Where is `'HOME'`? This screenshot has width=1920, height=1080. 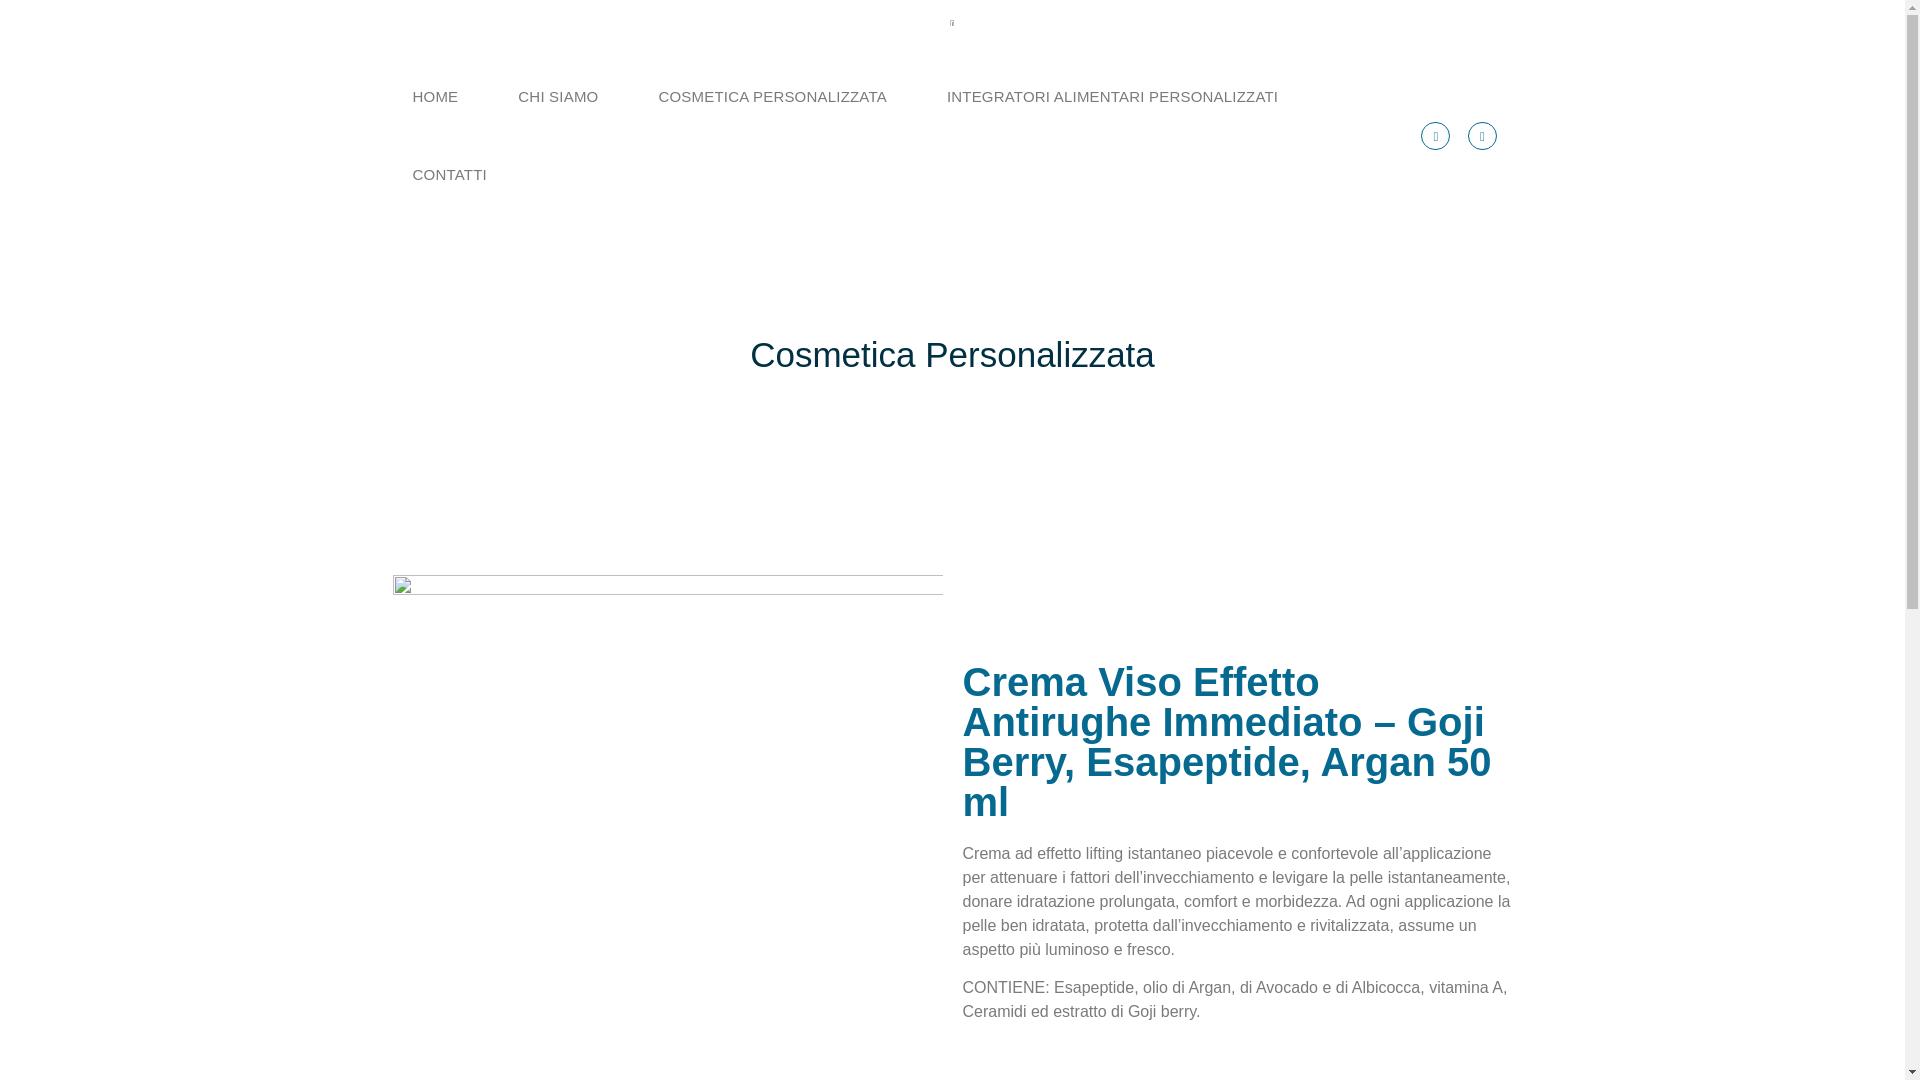 'HOME' is located at coordinates (434, 96).